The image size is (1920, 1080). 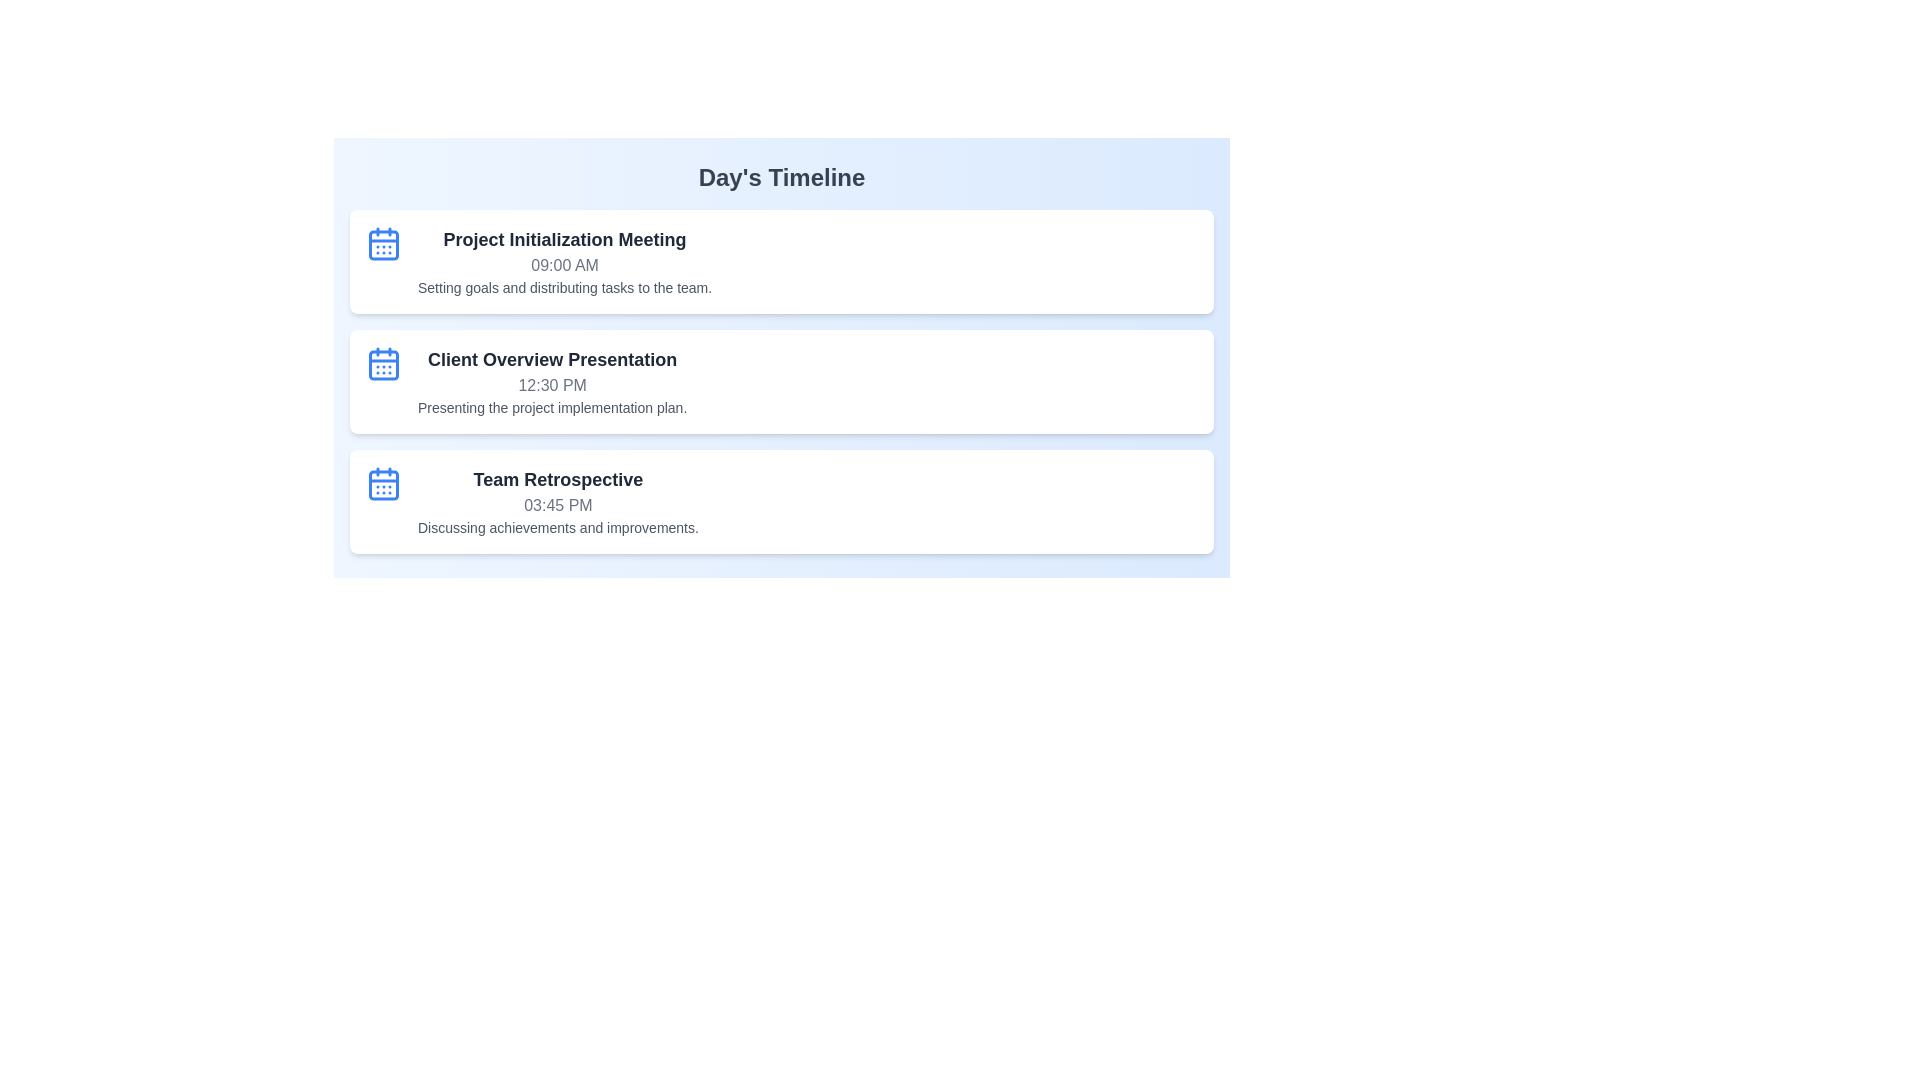 I want to click on the Text Label that displays the scheduled time for the 'Team Retrospective' event, which is positioned under the title 'Team Retrospective' and above the description text, so click(x=558, y=504).